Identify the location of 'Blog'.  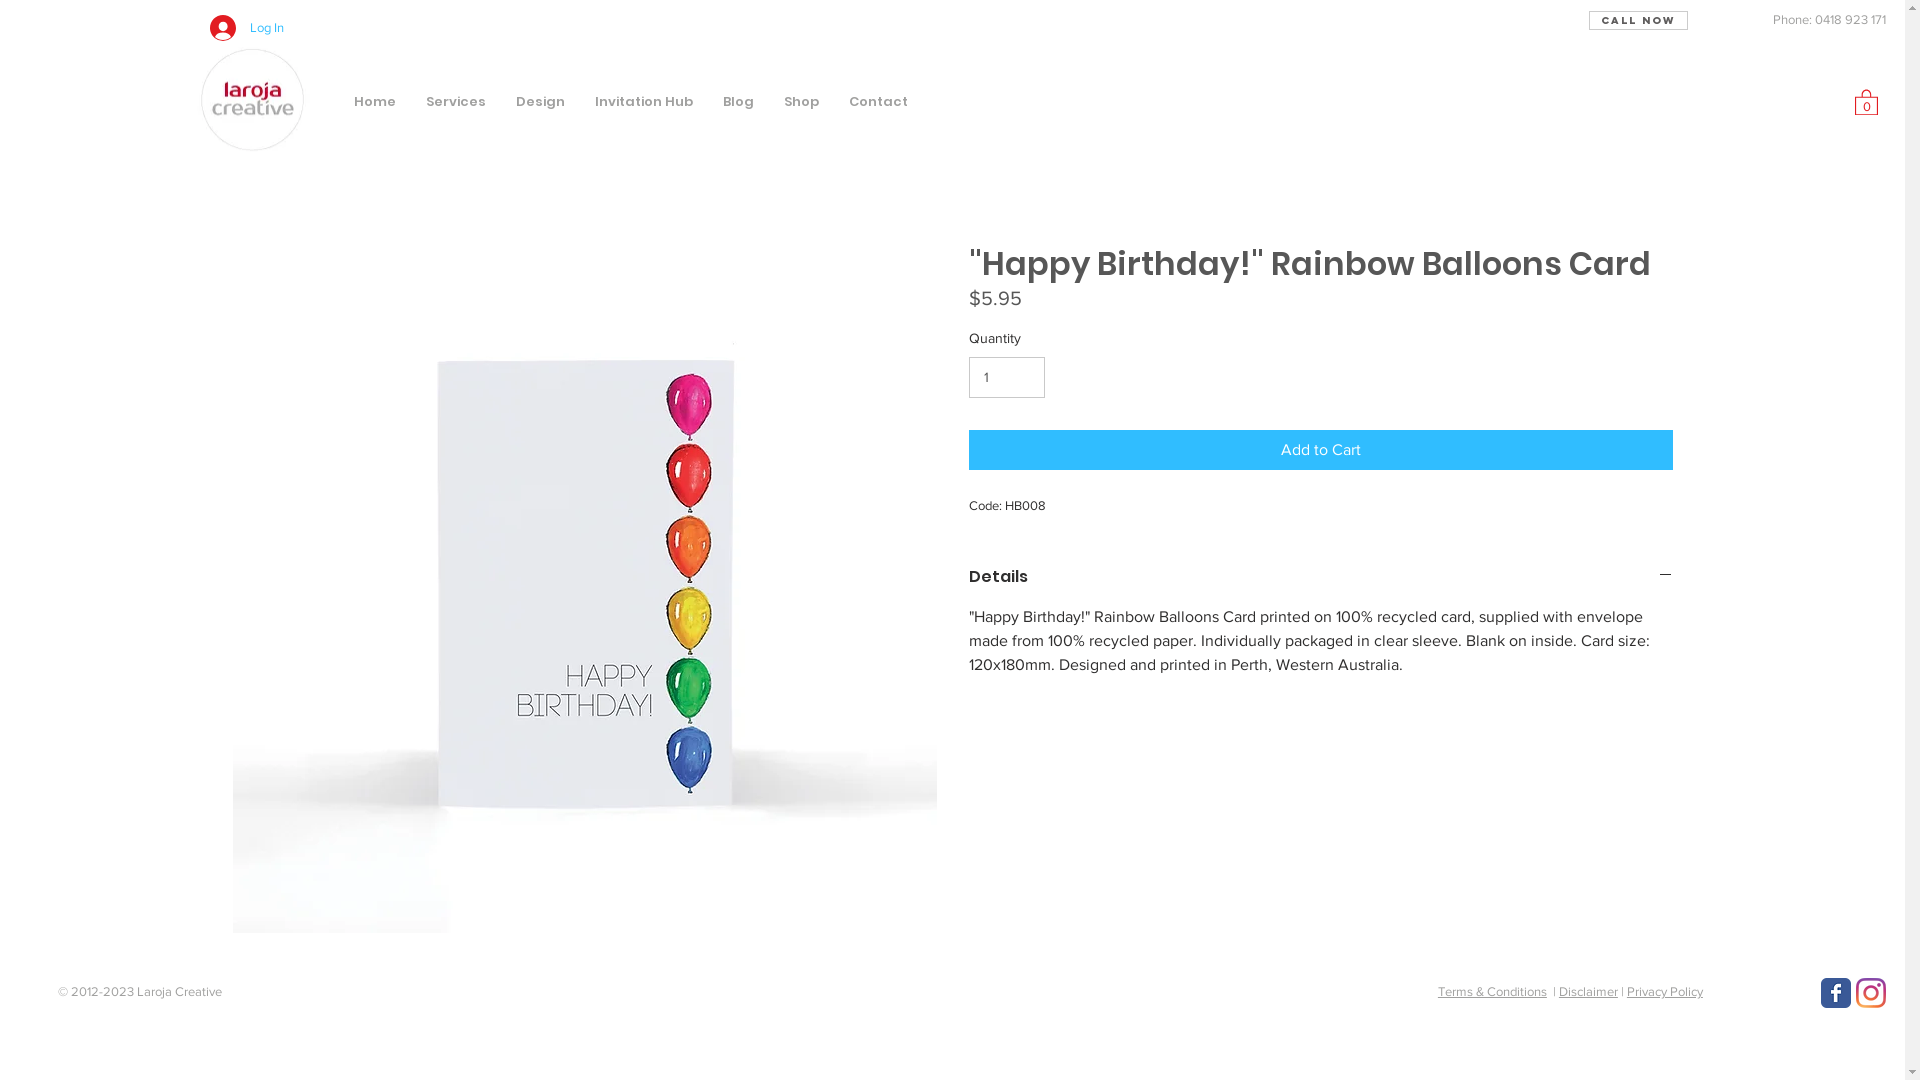
(737, 100).